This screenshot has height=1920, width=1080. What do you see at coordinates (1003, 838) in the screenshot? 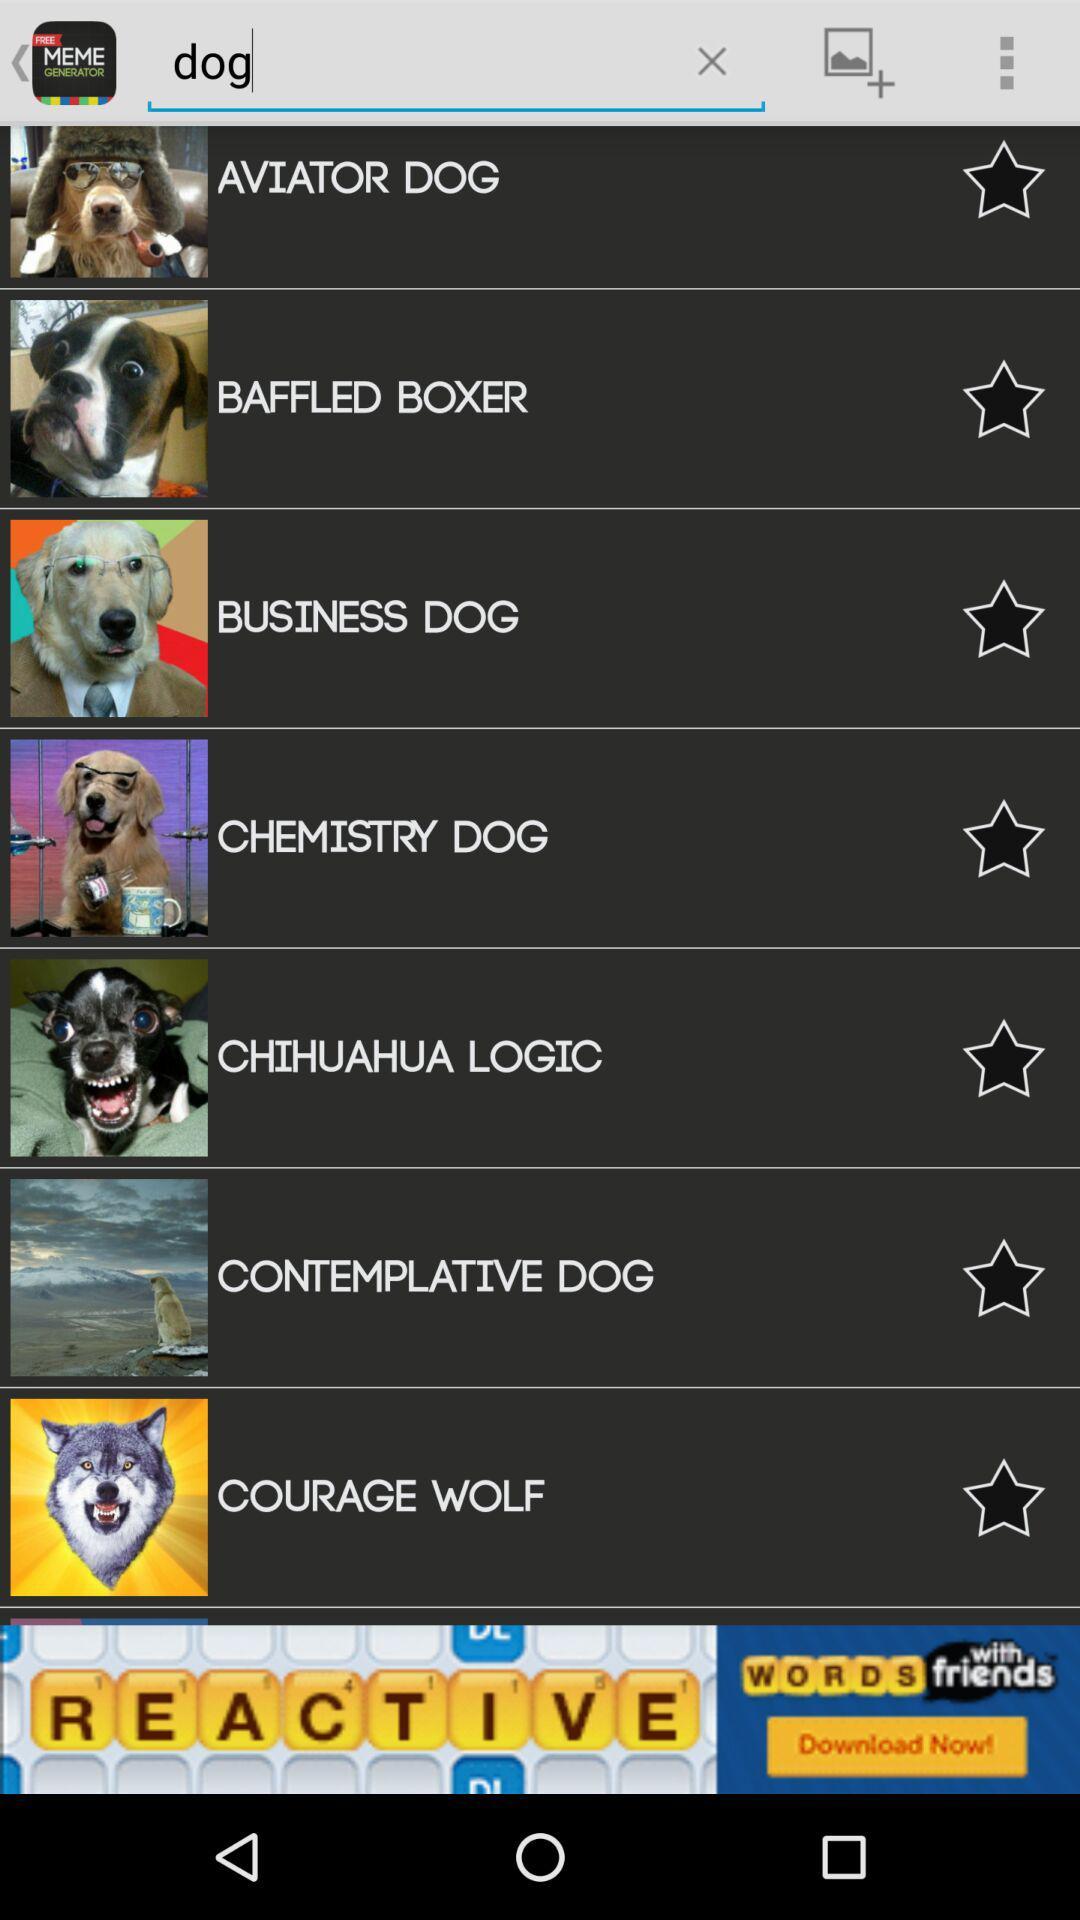
I see `the 4th star icon from the center of the web page` at bounding box center [1003, 838].